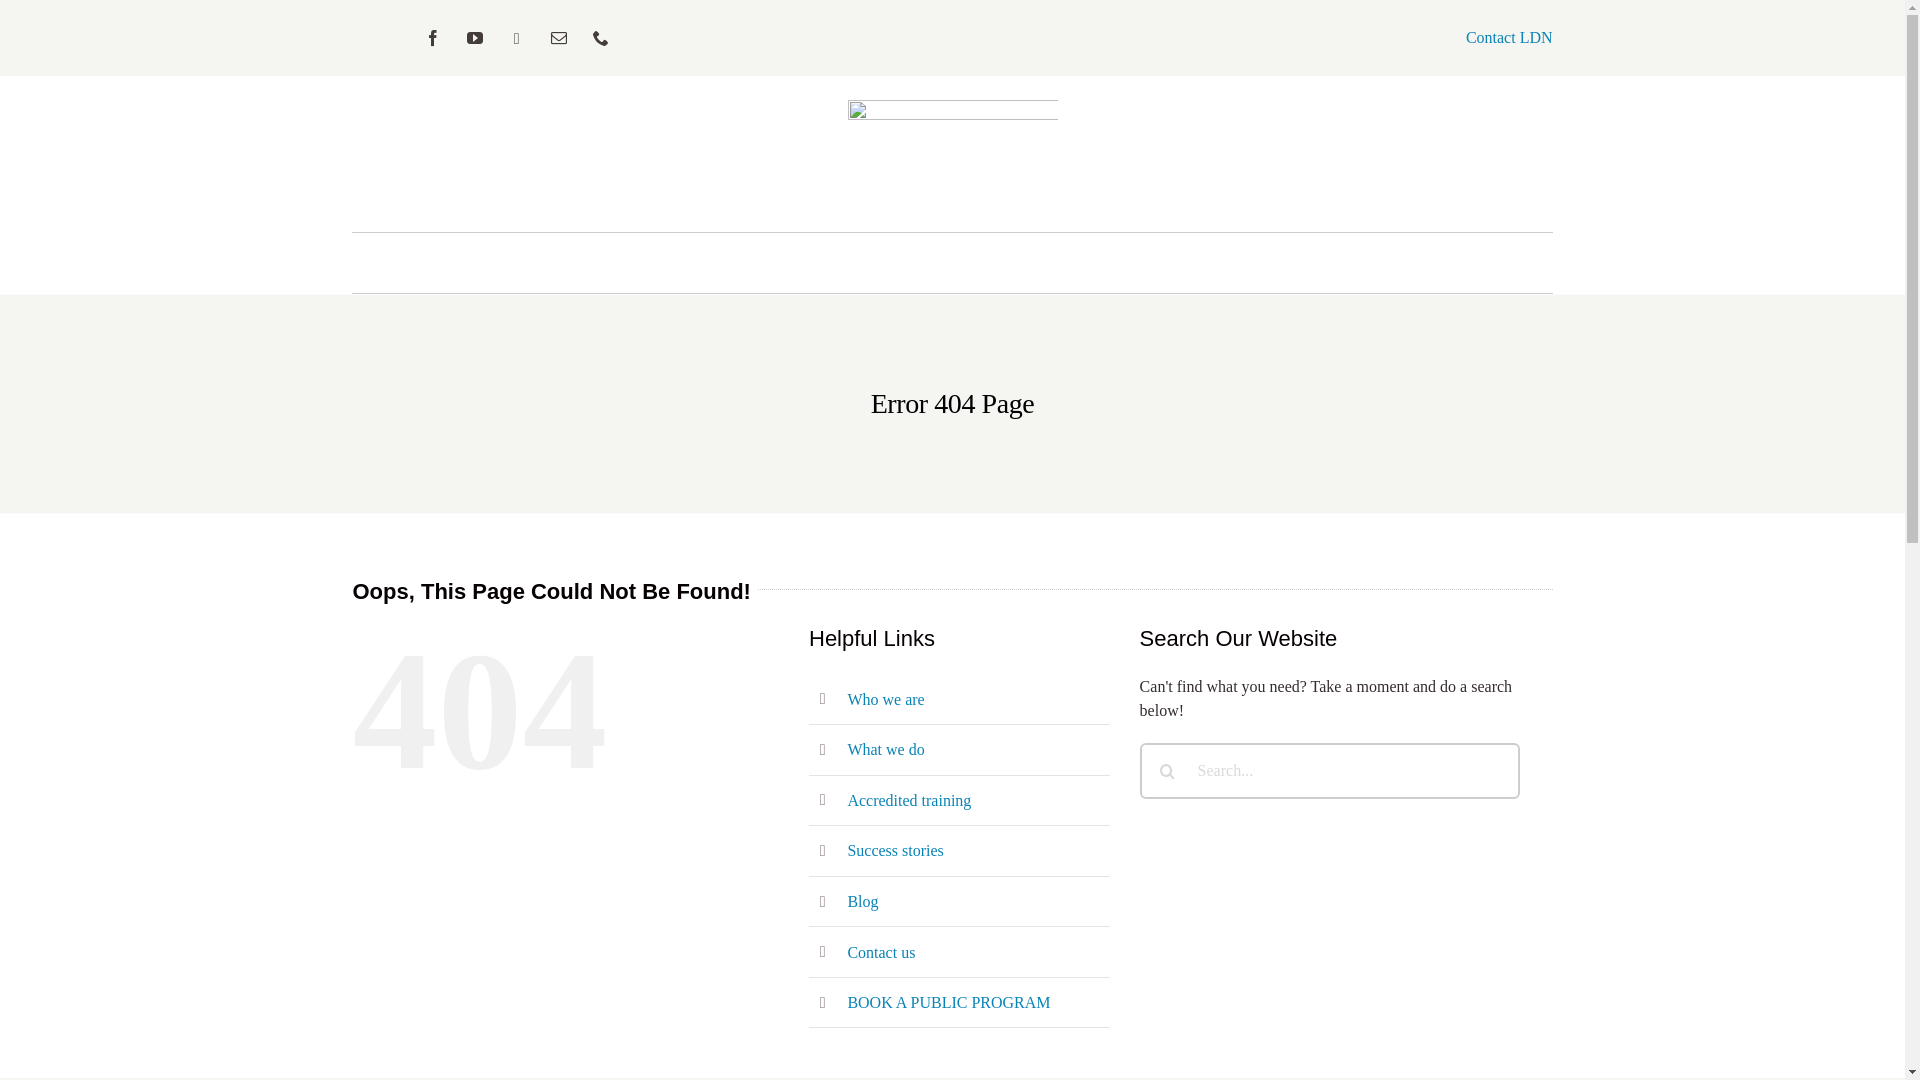 This screenshot has width=1920, height=1080. I want to click on 'Contact LDN', so click(1509, 37).